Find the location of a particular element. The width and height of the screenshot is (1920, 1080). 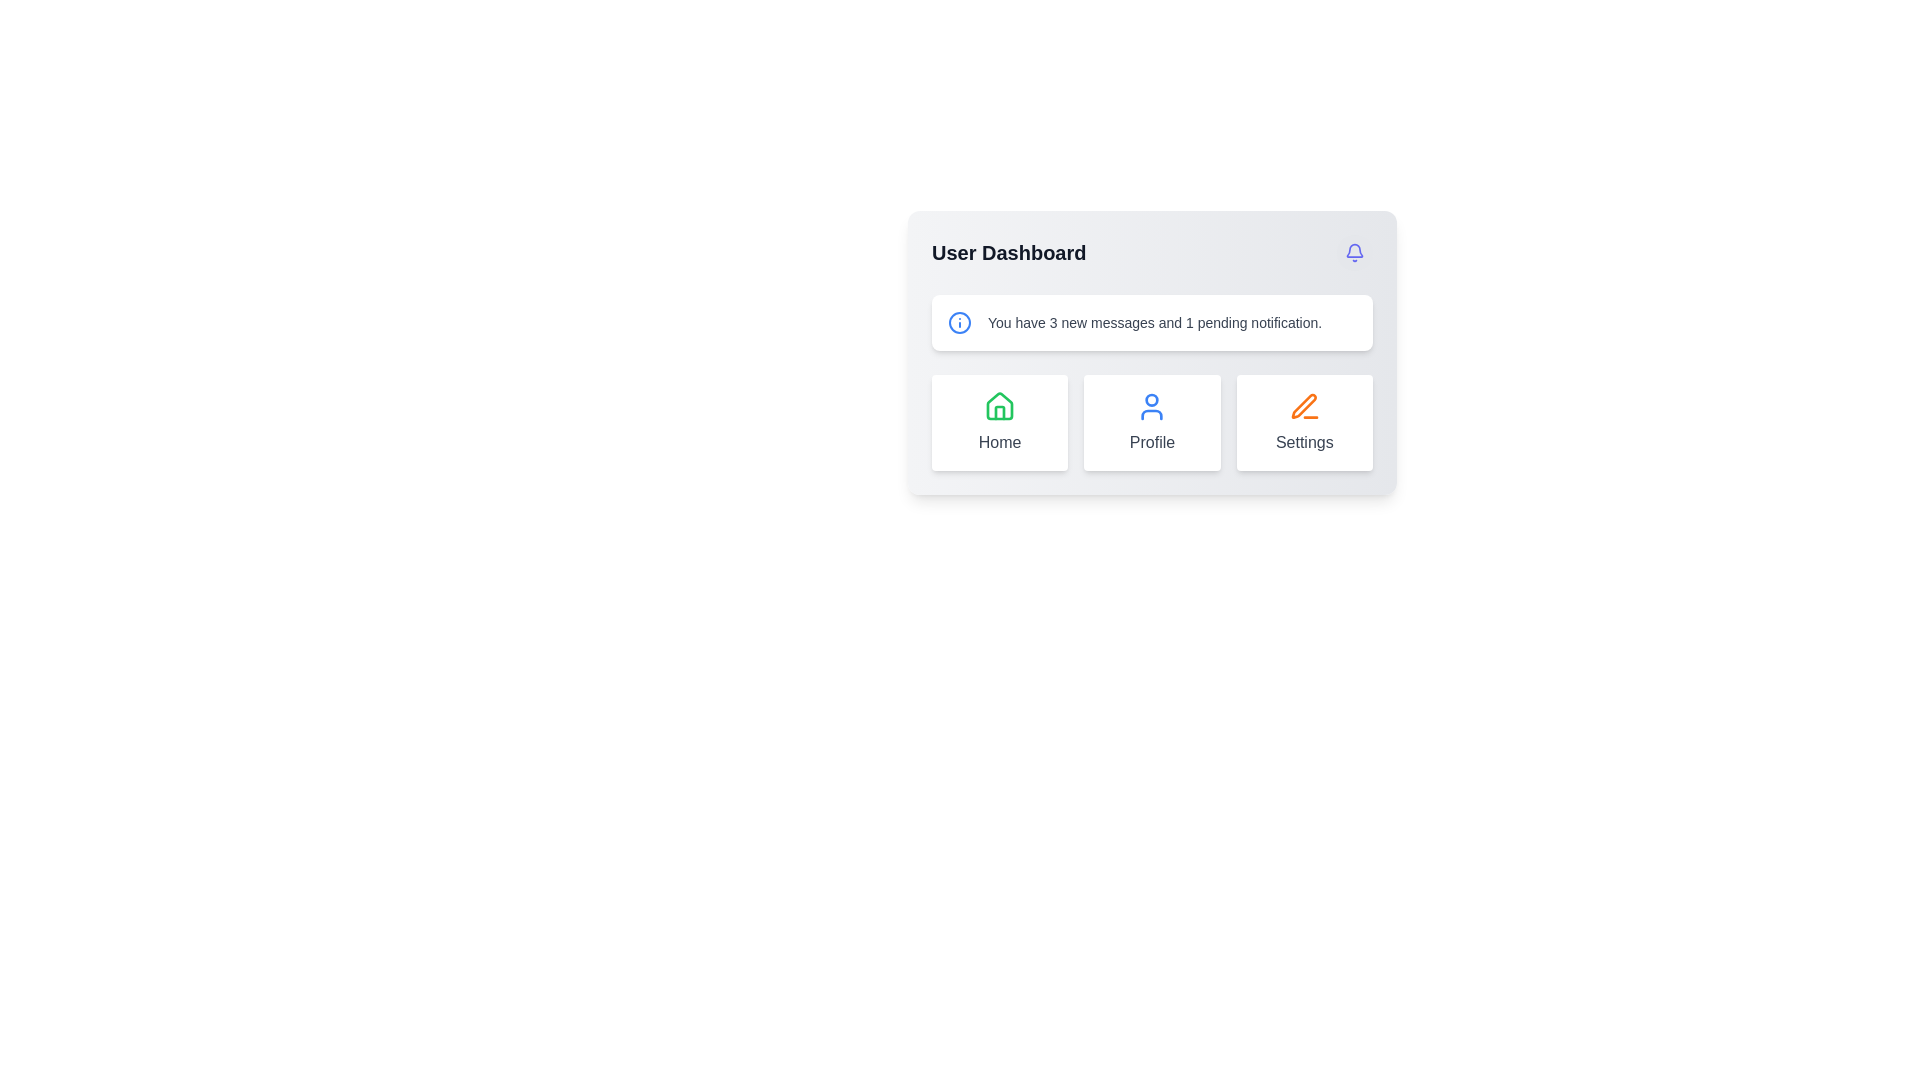

the Card element that represents user profile information or settings, positioned in the center slot of a three-column grid layout is located at coordinates (1152, 422).